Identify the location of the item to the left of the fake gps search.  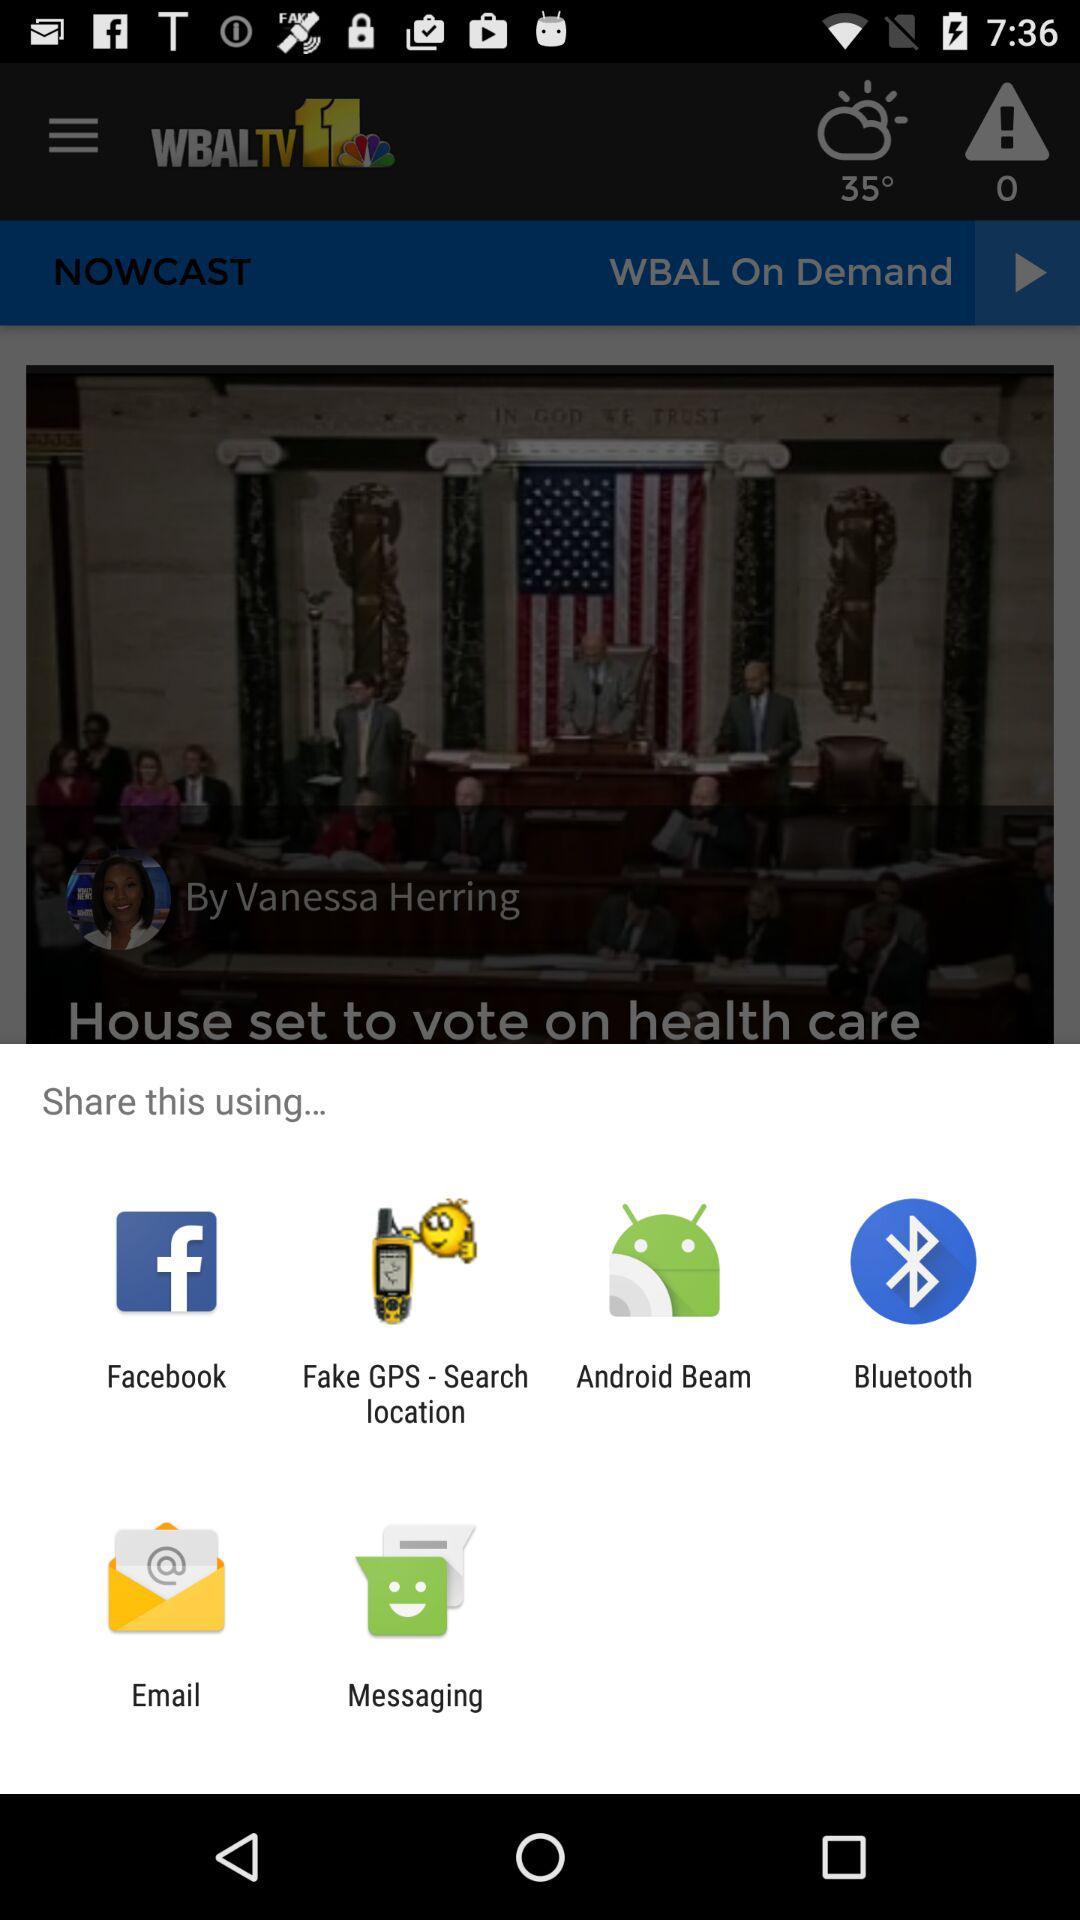
(165, 1392).